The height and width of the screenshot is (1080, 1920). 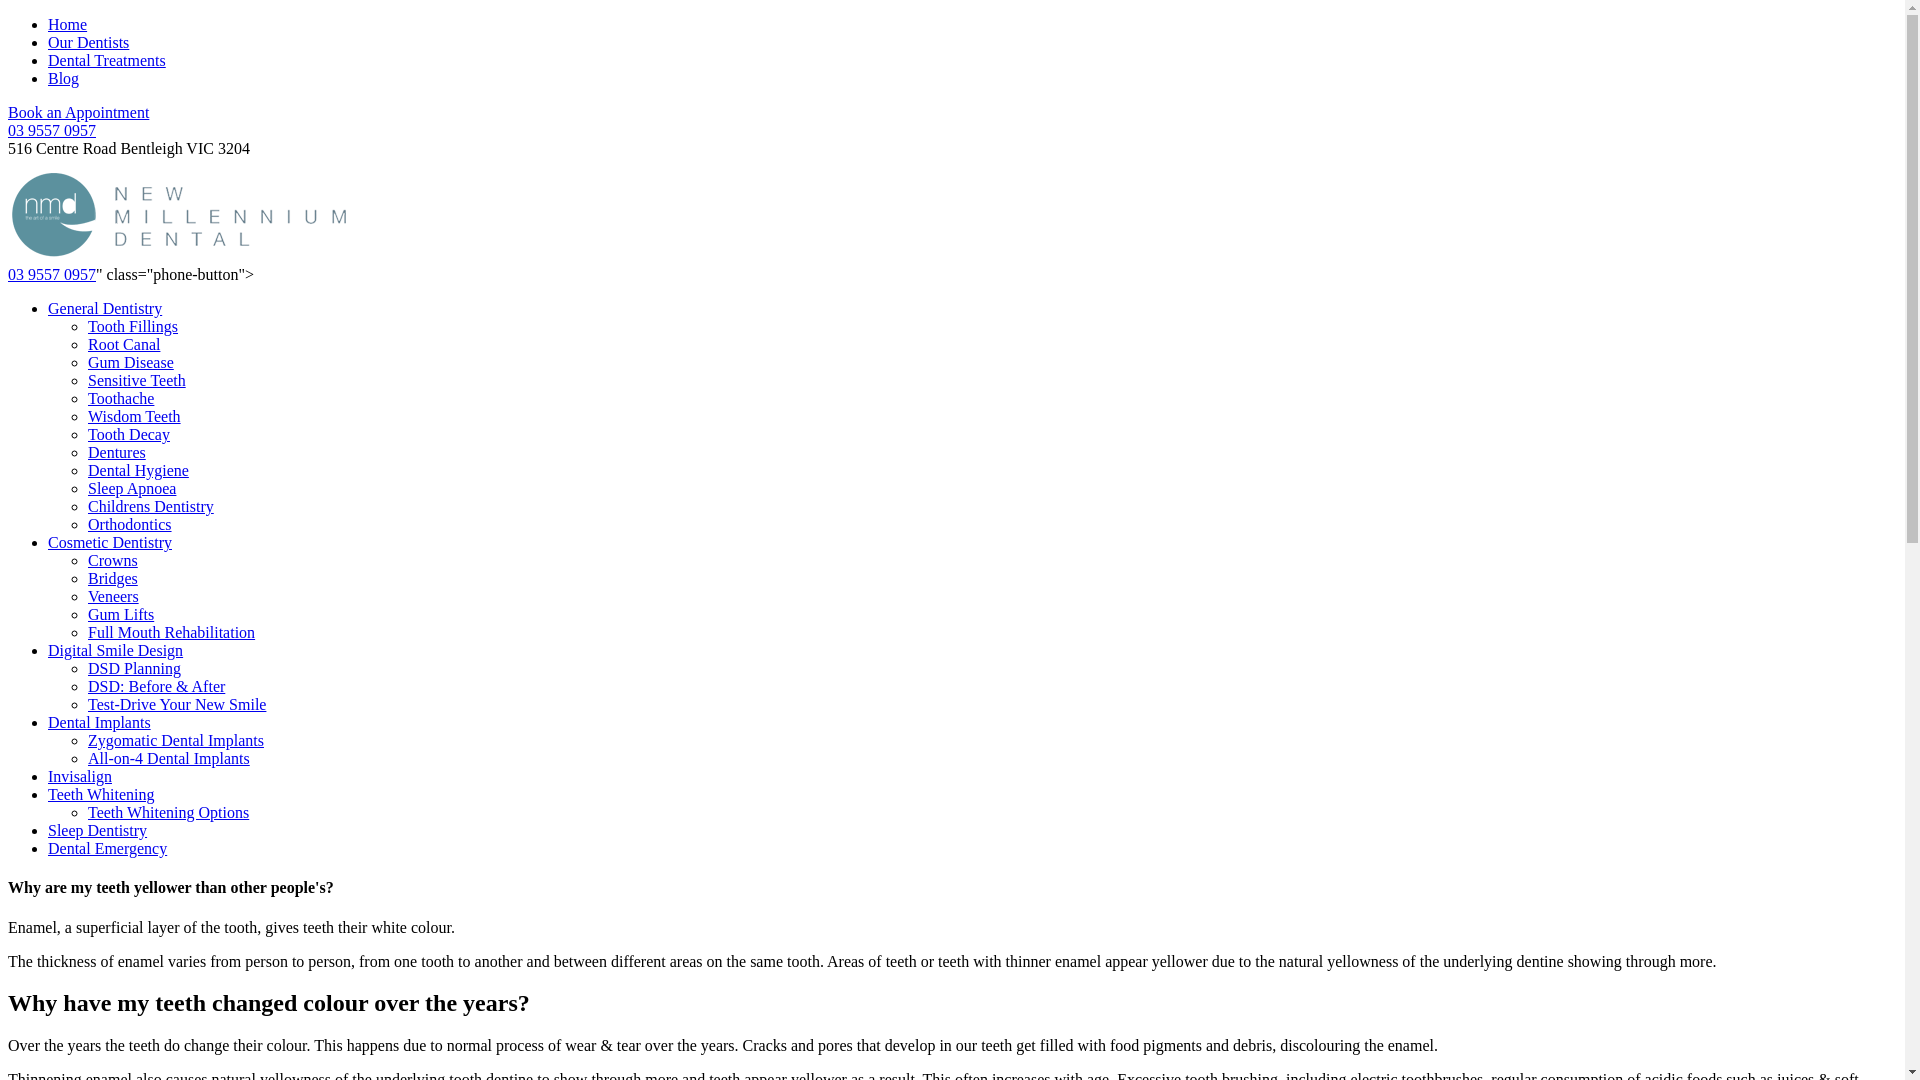 What do you see at coordinates (100, 793) in the screenshot?
I see `'Teeth Whitening'` at bounding box center [100, 793].